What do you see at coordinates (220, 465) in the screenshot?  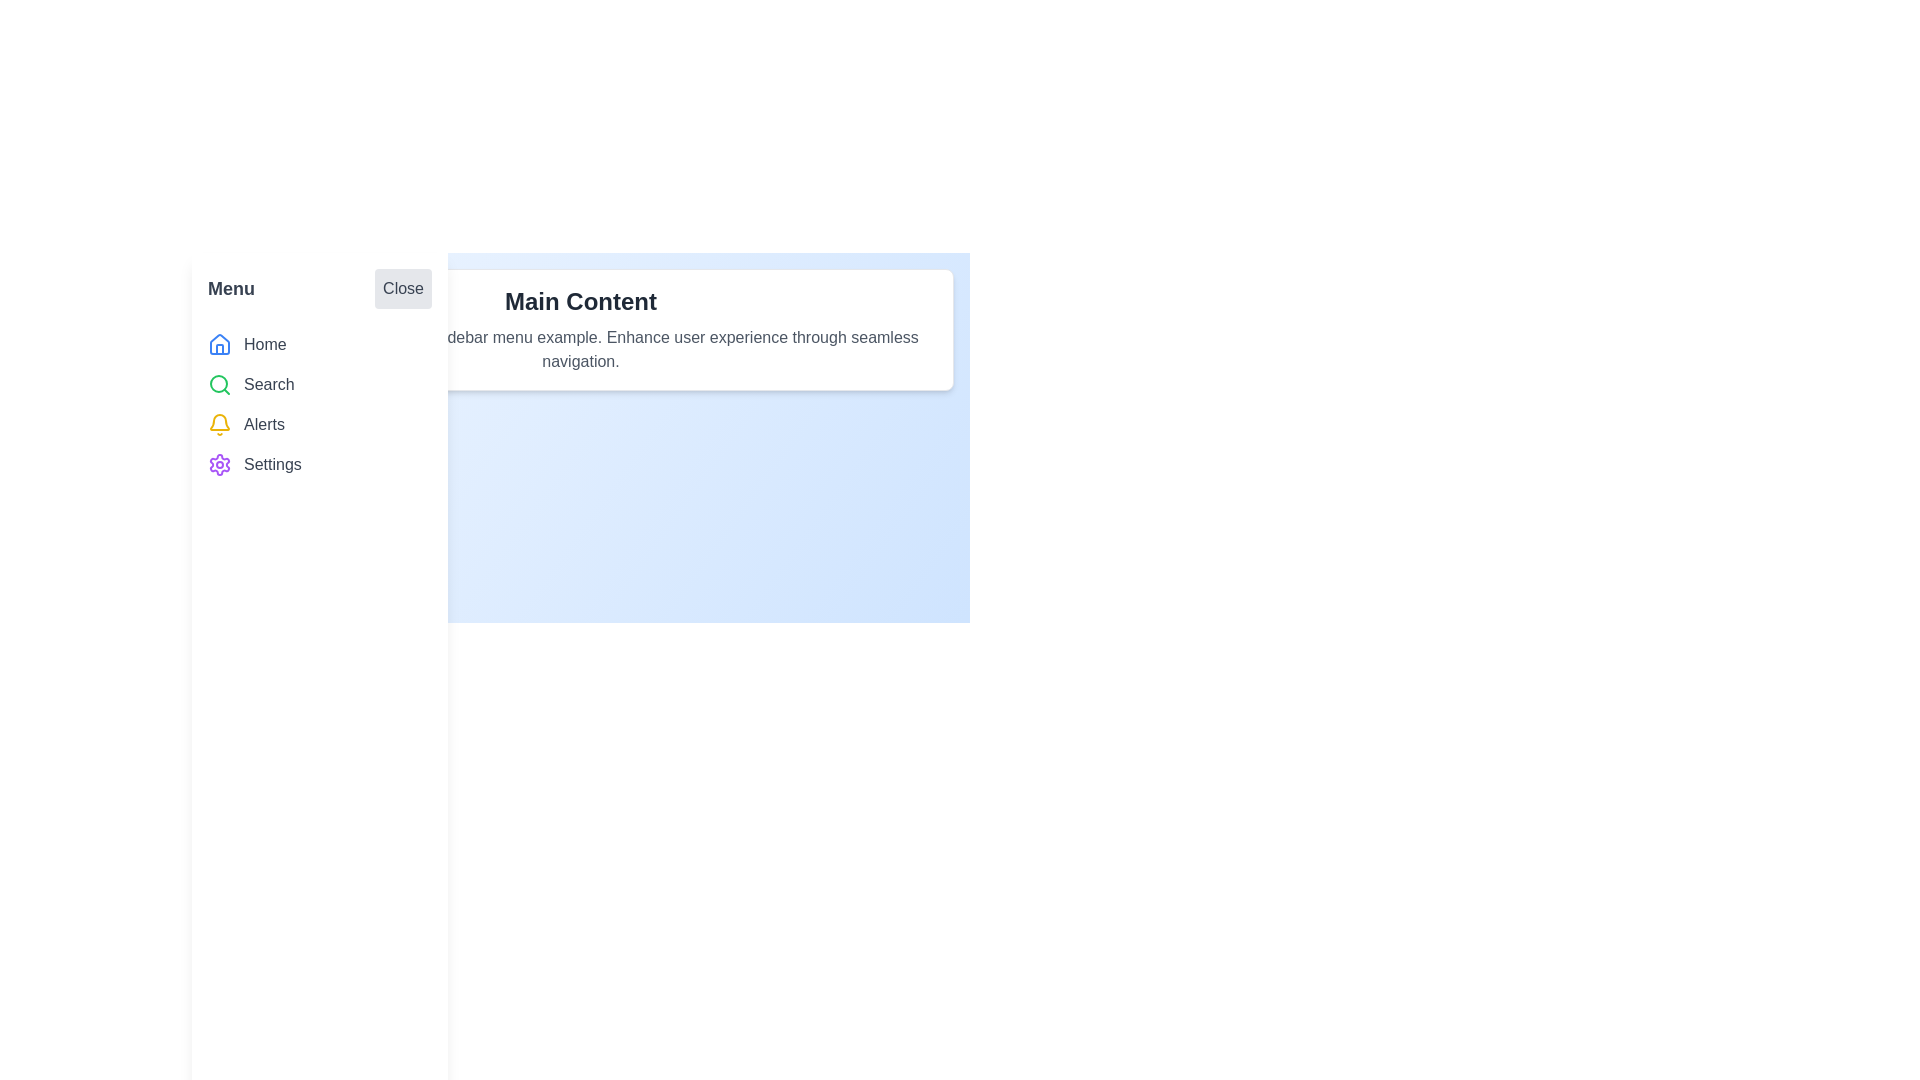 I see `the purple gear-shaped icon in the bottom section of the vertical navigation menu associated with the 'Settings' label` at bounding box center [220, 465].